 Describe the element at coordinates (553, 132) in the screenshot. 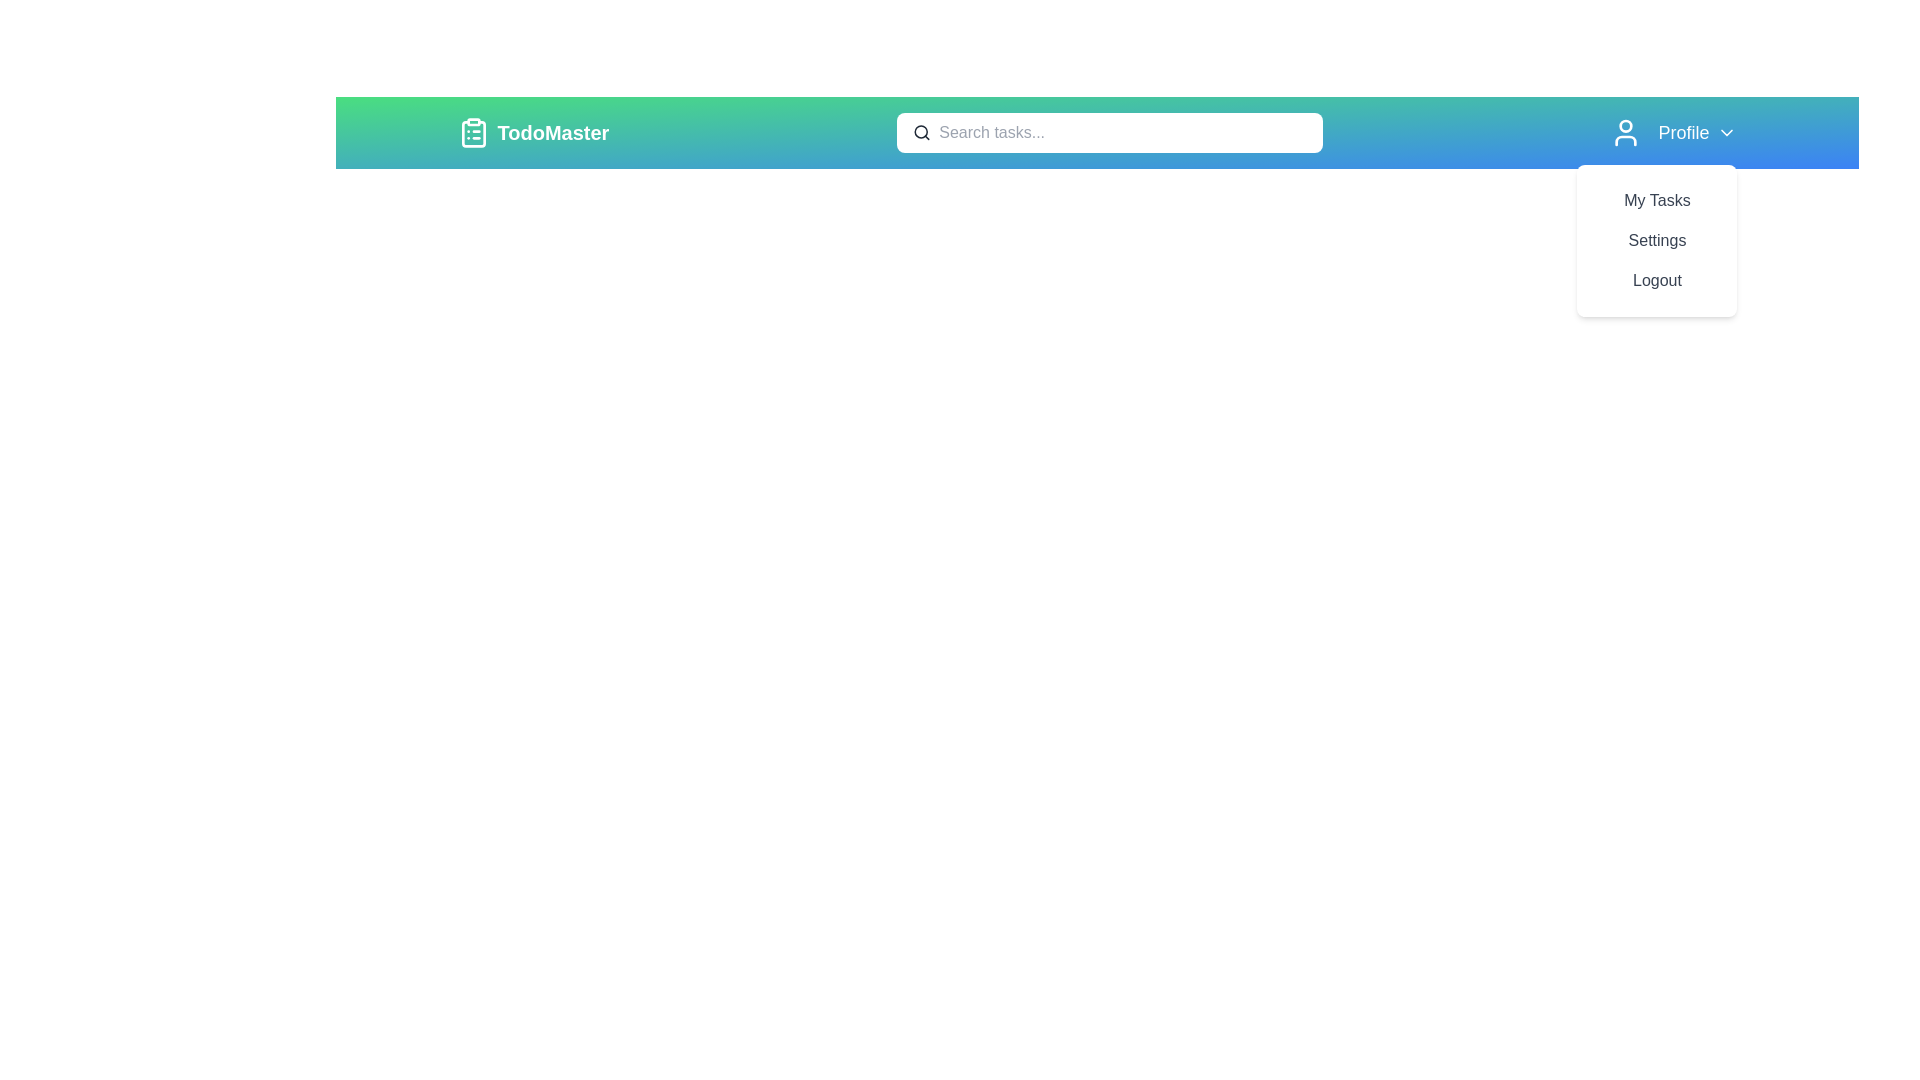

I see `the Text Label located in the top navigation bar, which serves as the title or branding for the application interface` at that location.